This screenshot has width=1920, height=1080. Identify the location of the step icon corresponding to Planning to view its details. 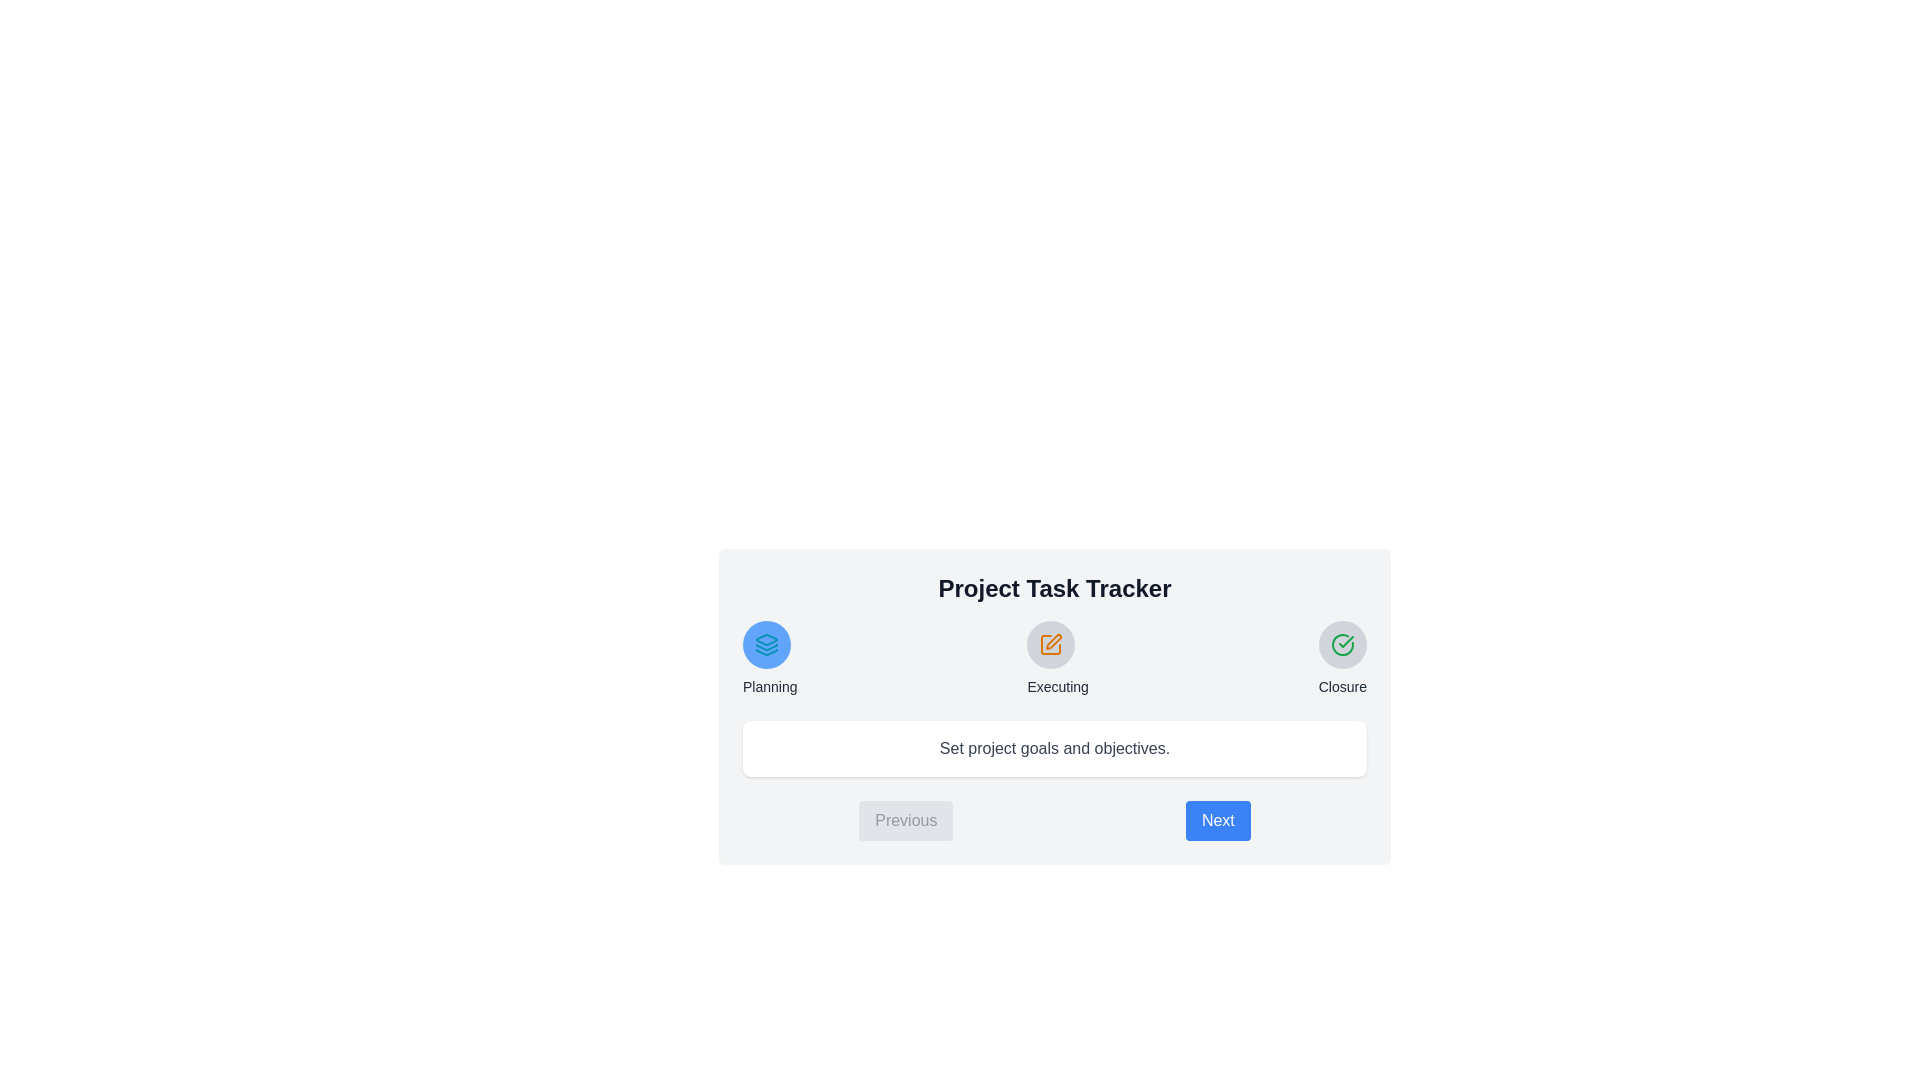
(766, 644).